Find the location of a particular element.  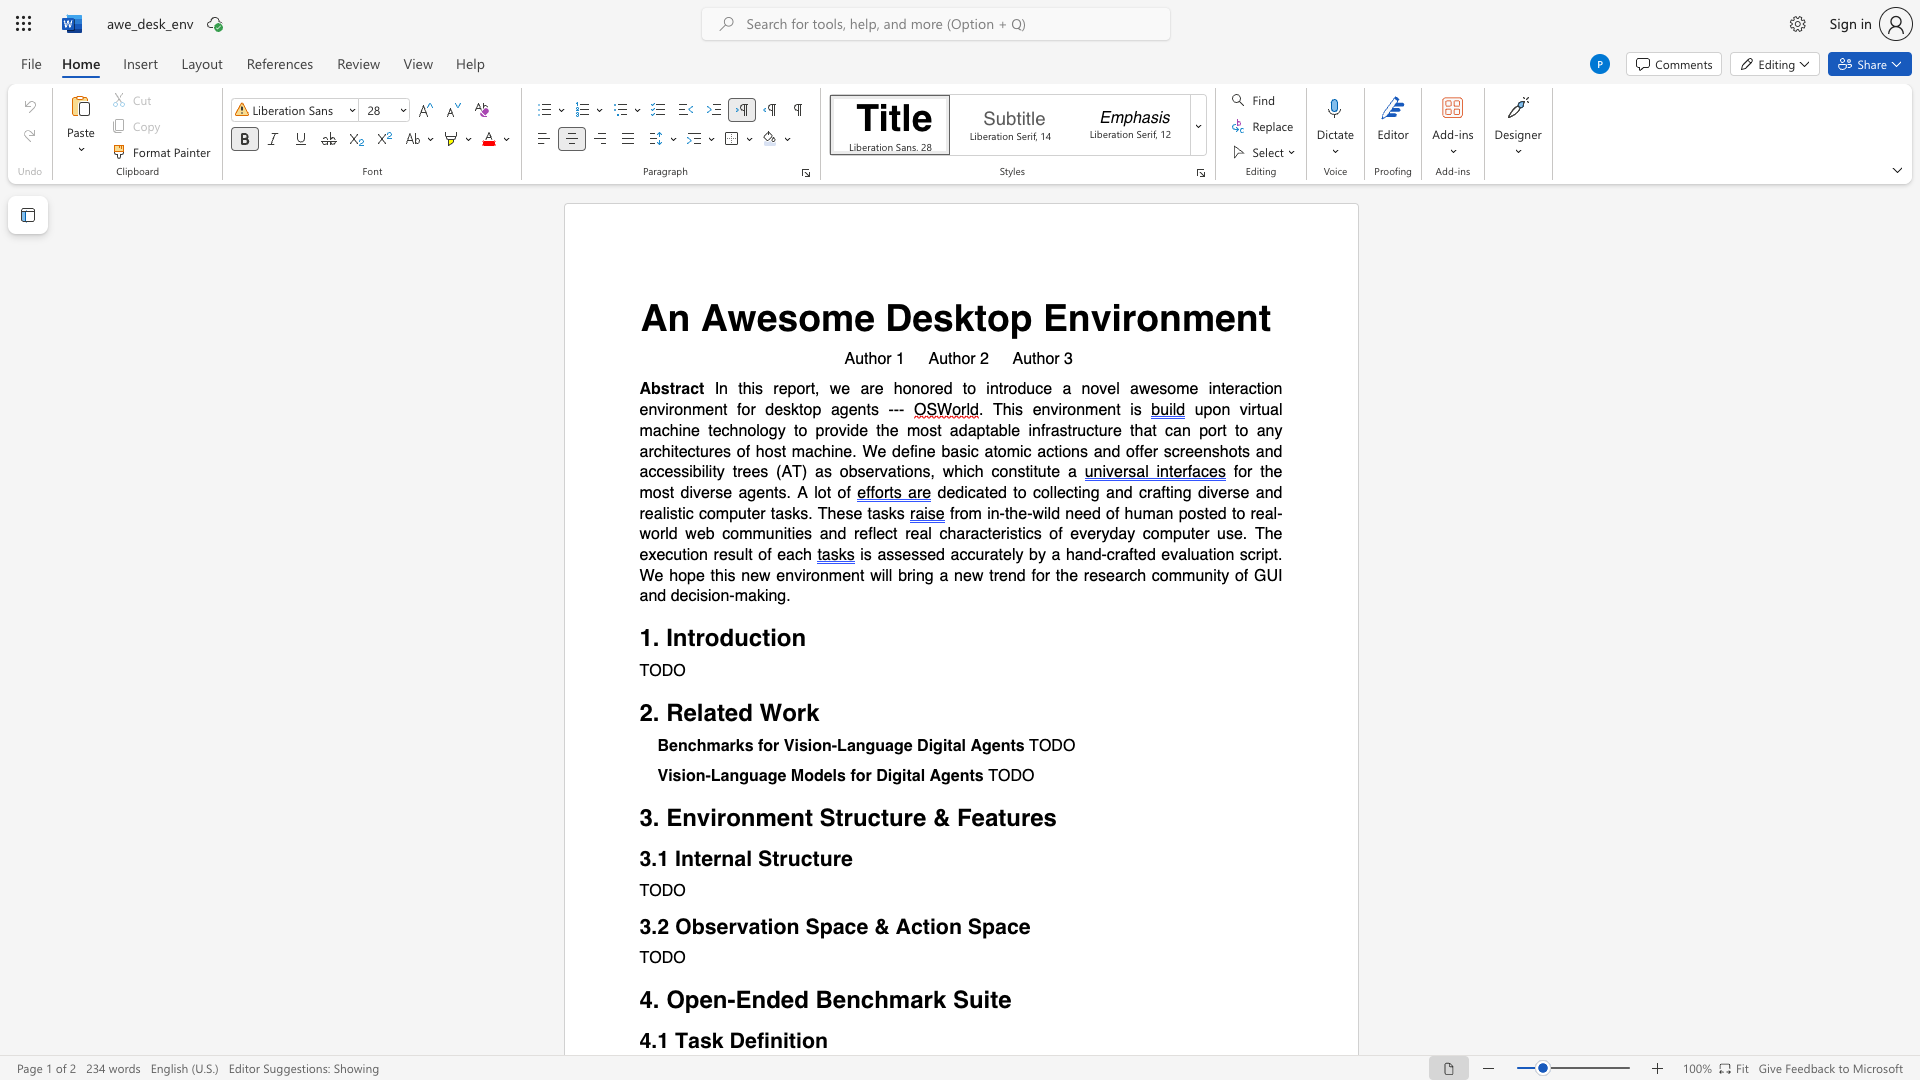

the subset text "ture" within the text "3. Environment Structure & Features" is located at coordinates (998, 818).